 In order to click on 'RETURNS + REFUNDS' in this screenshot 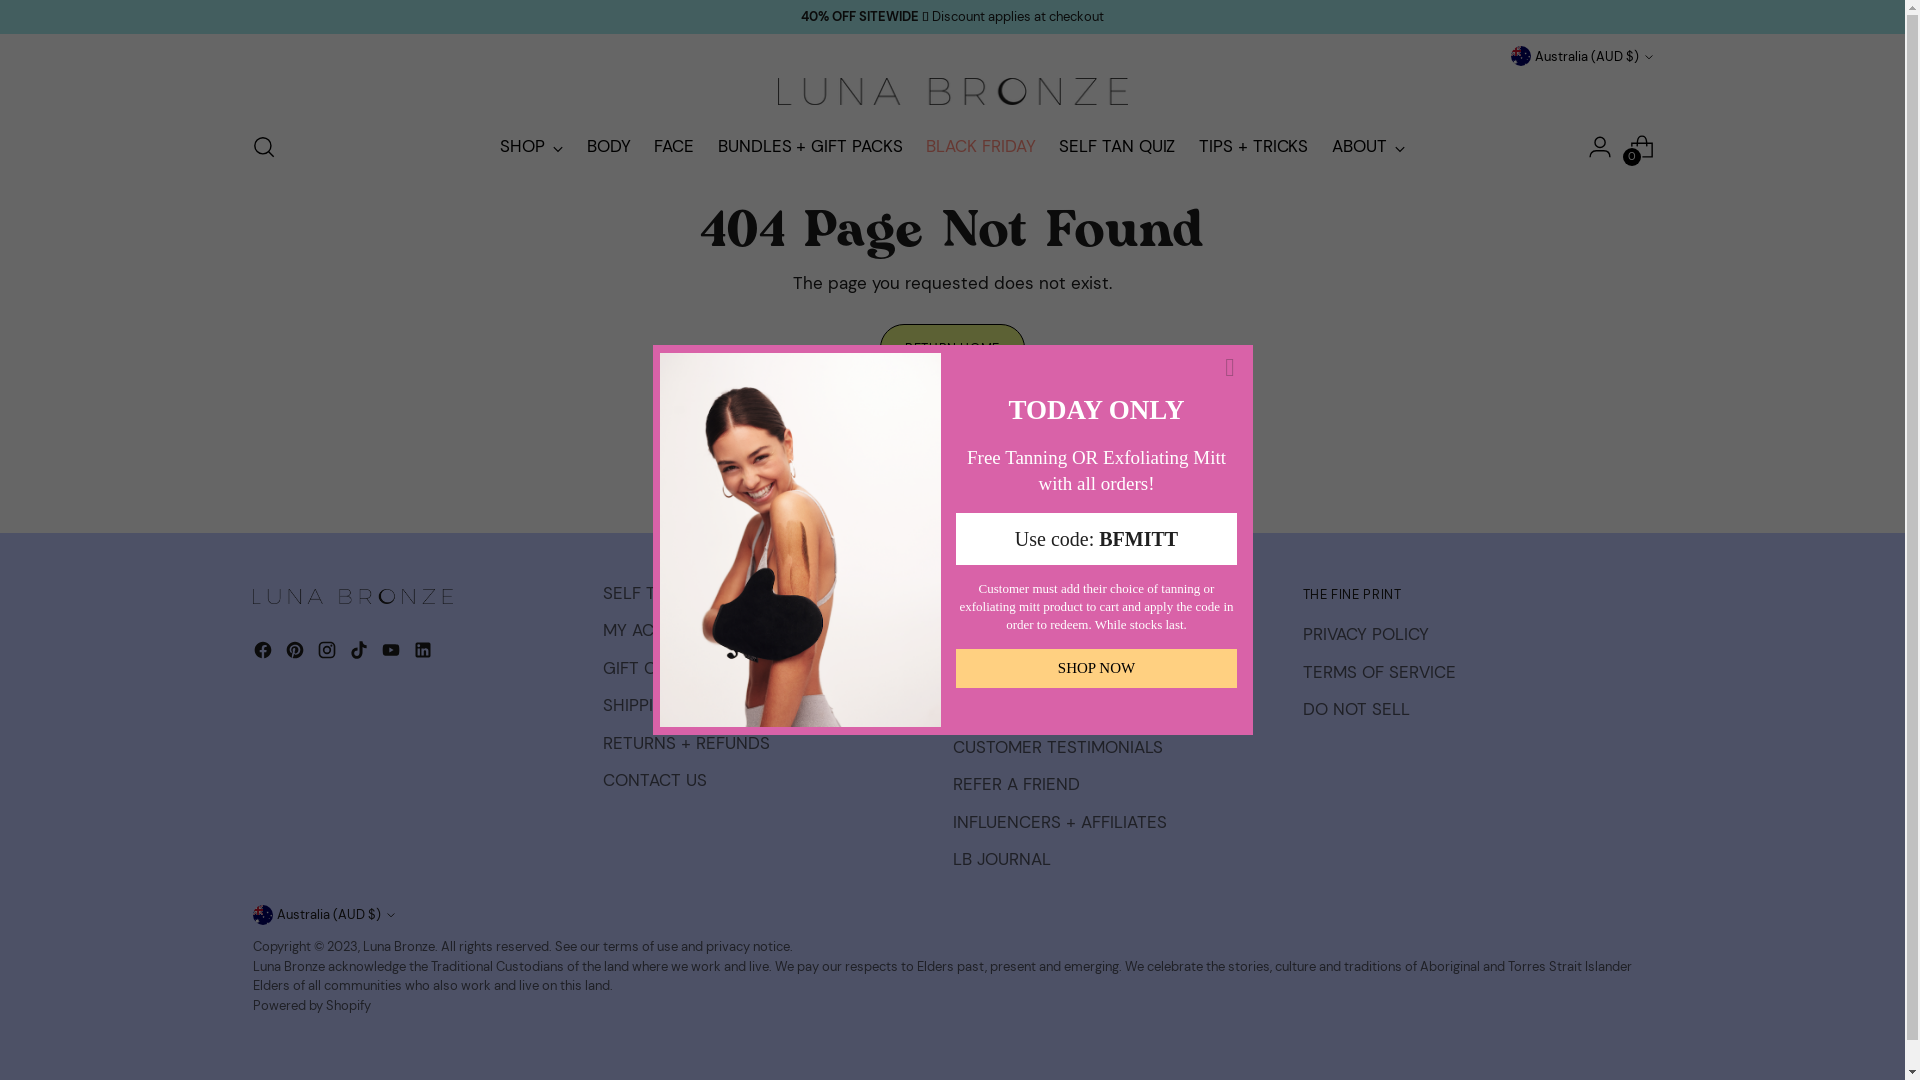, I will do `click(685, 743)`.